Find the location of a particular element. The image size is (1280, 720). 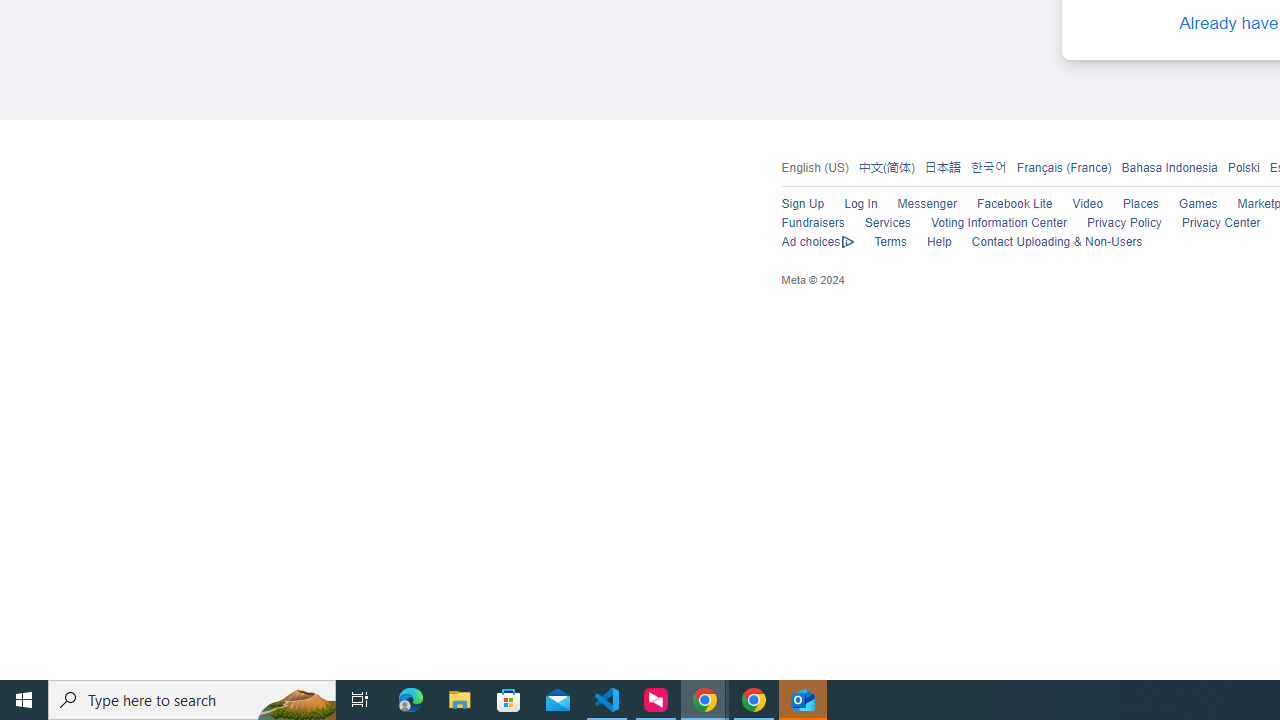

'Sign Up' is located at coordinates (803, 204).